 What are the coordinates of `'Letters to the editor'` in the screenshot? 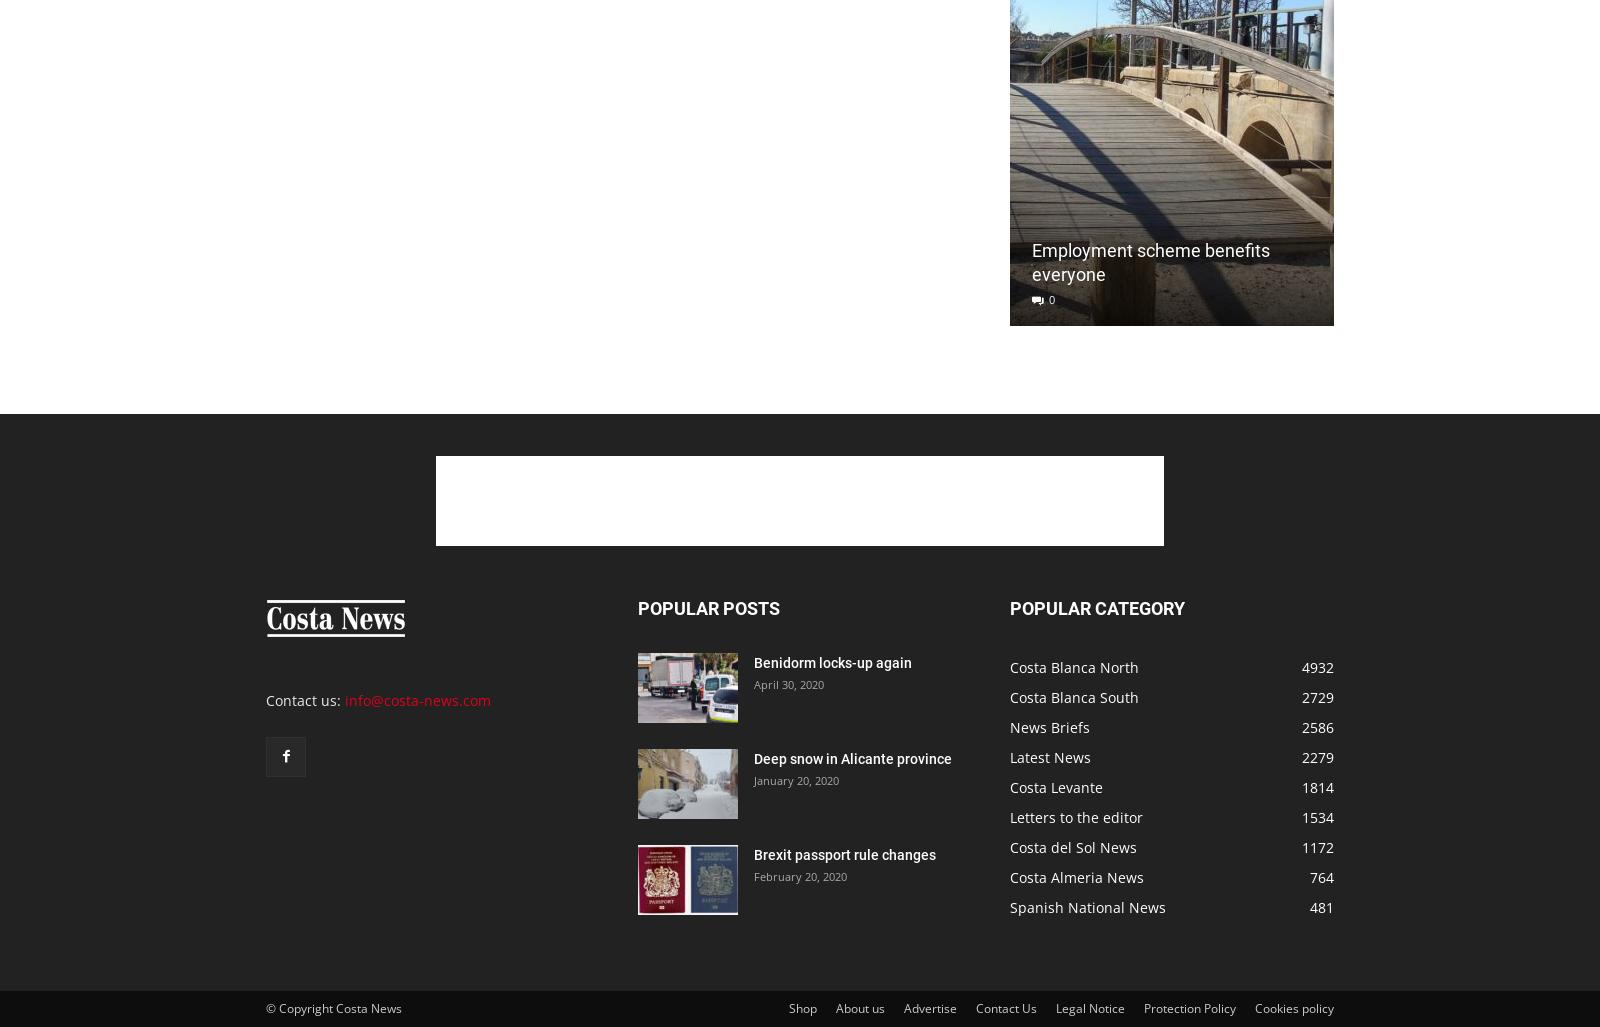 It's located at (1076, 817).